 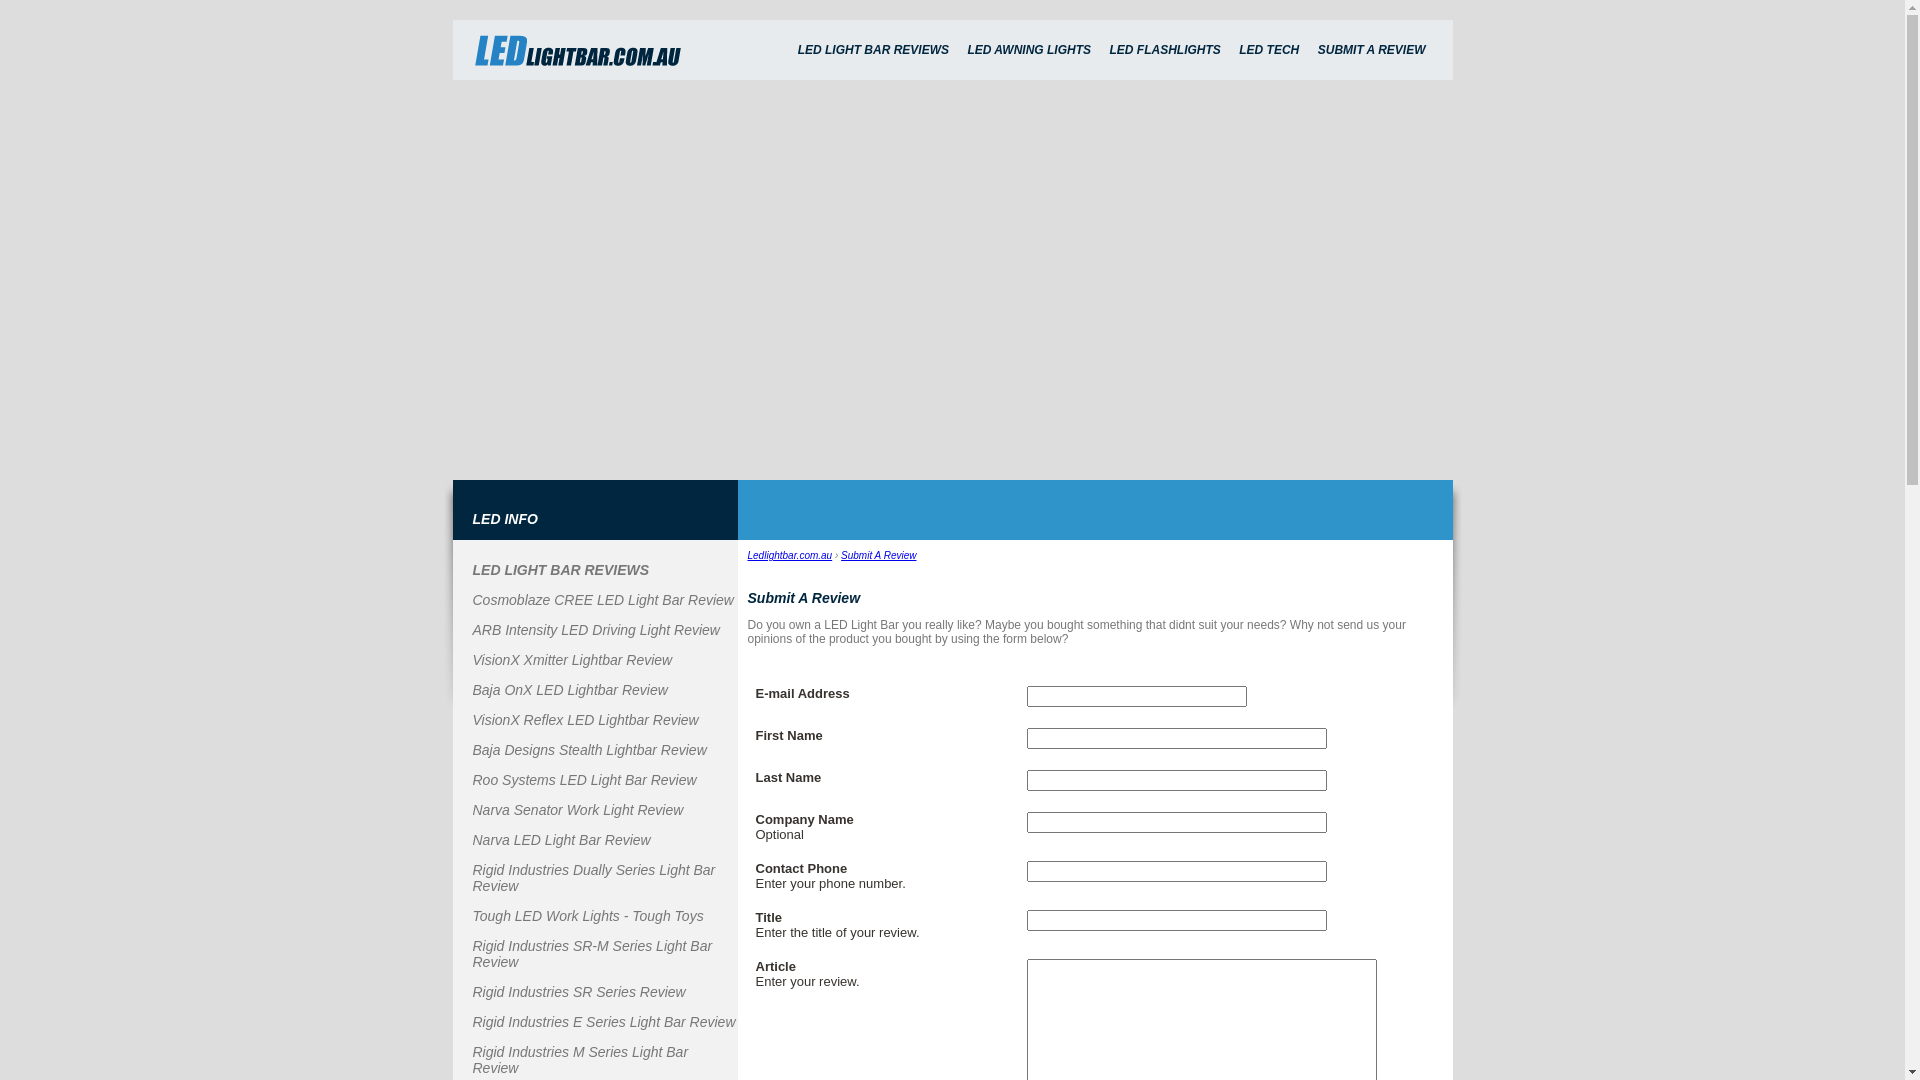 I want to click on 'Baja Designs Stealth Lightbar Review', so click(x=588, y=749).